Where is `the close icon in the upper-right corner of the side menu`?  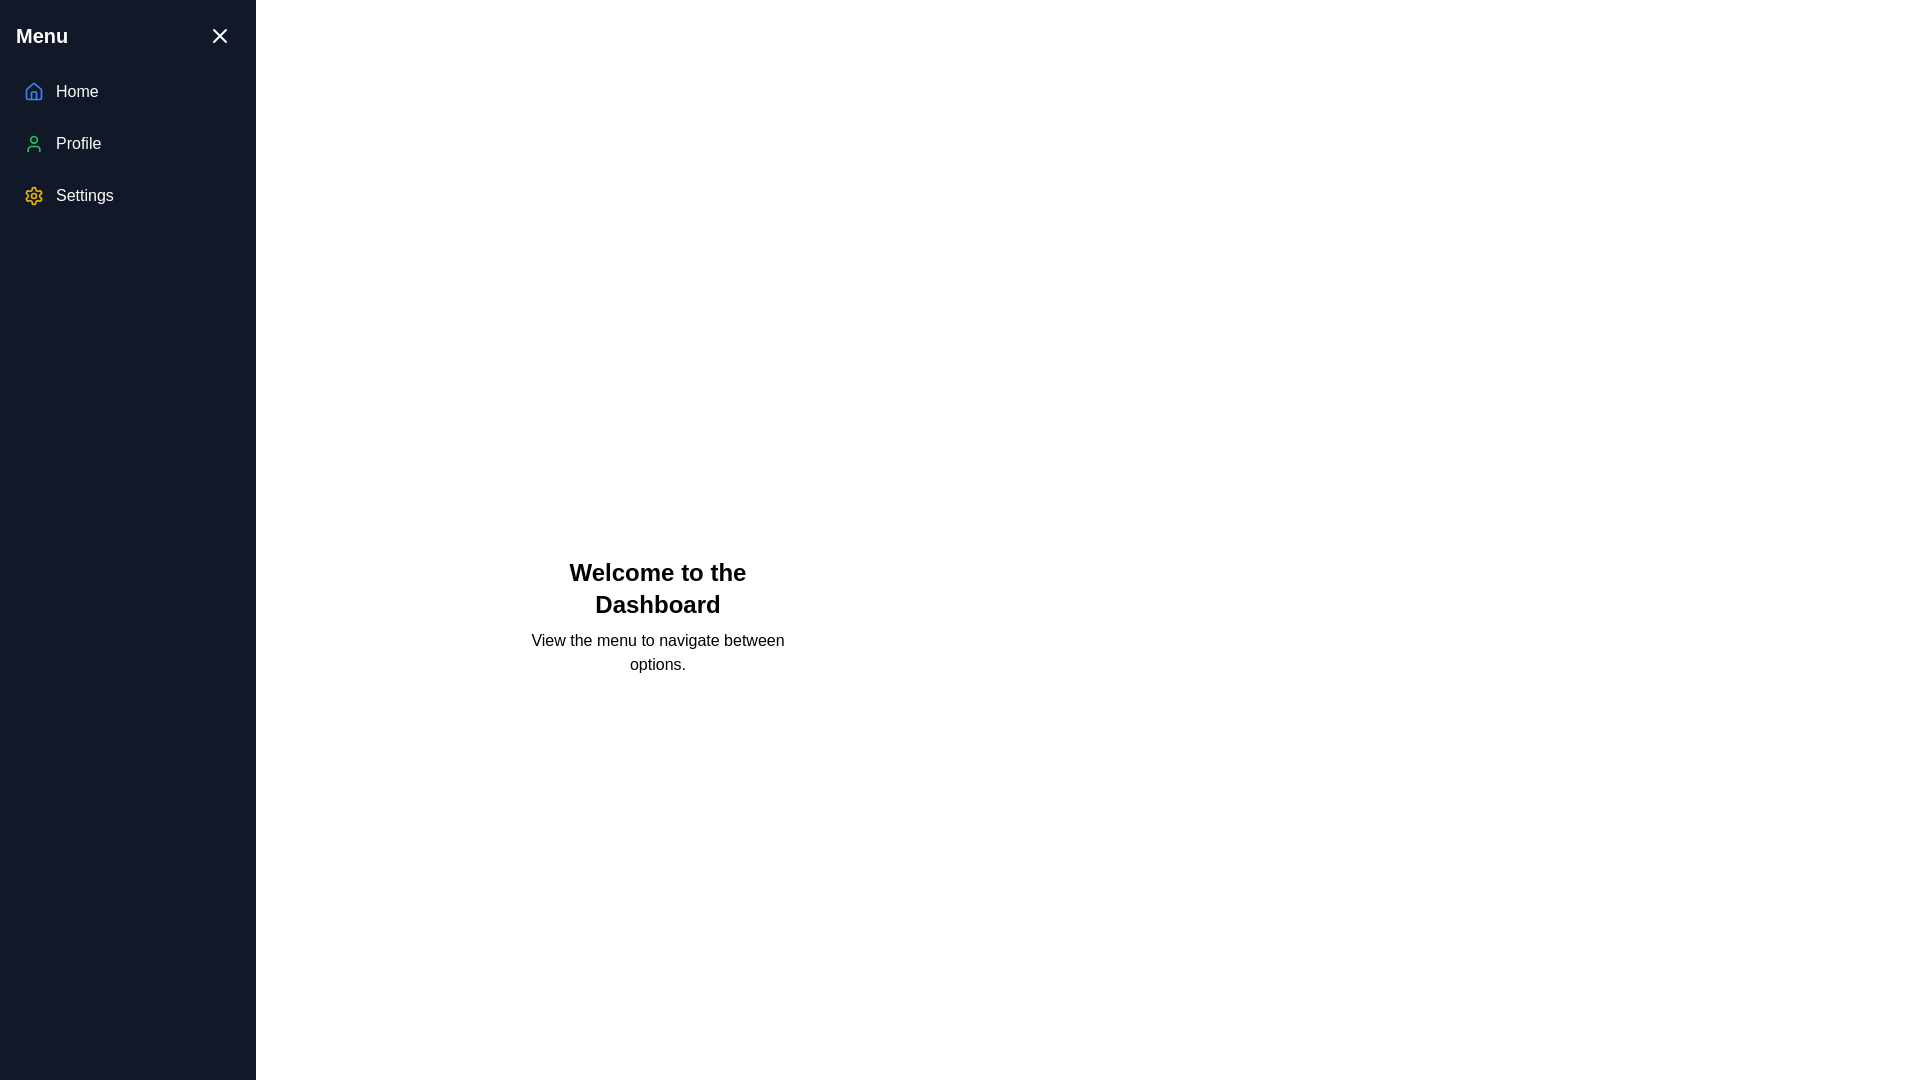 the close icon in the upper-right corner of the side menu is located at coordinates (220, 35).